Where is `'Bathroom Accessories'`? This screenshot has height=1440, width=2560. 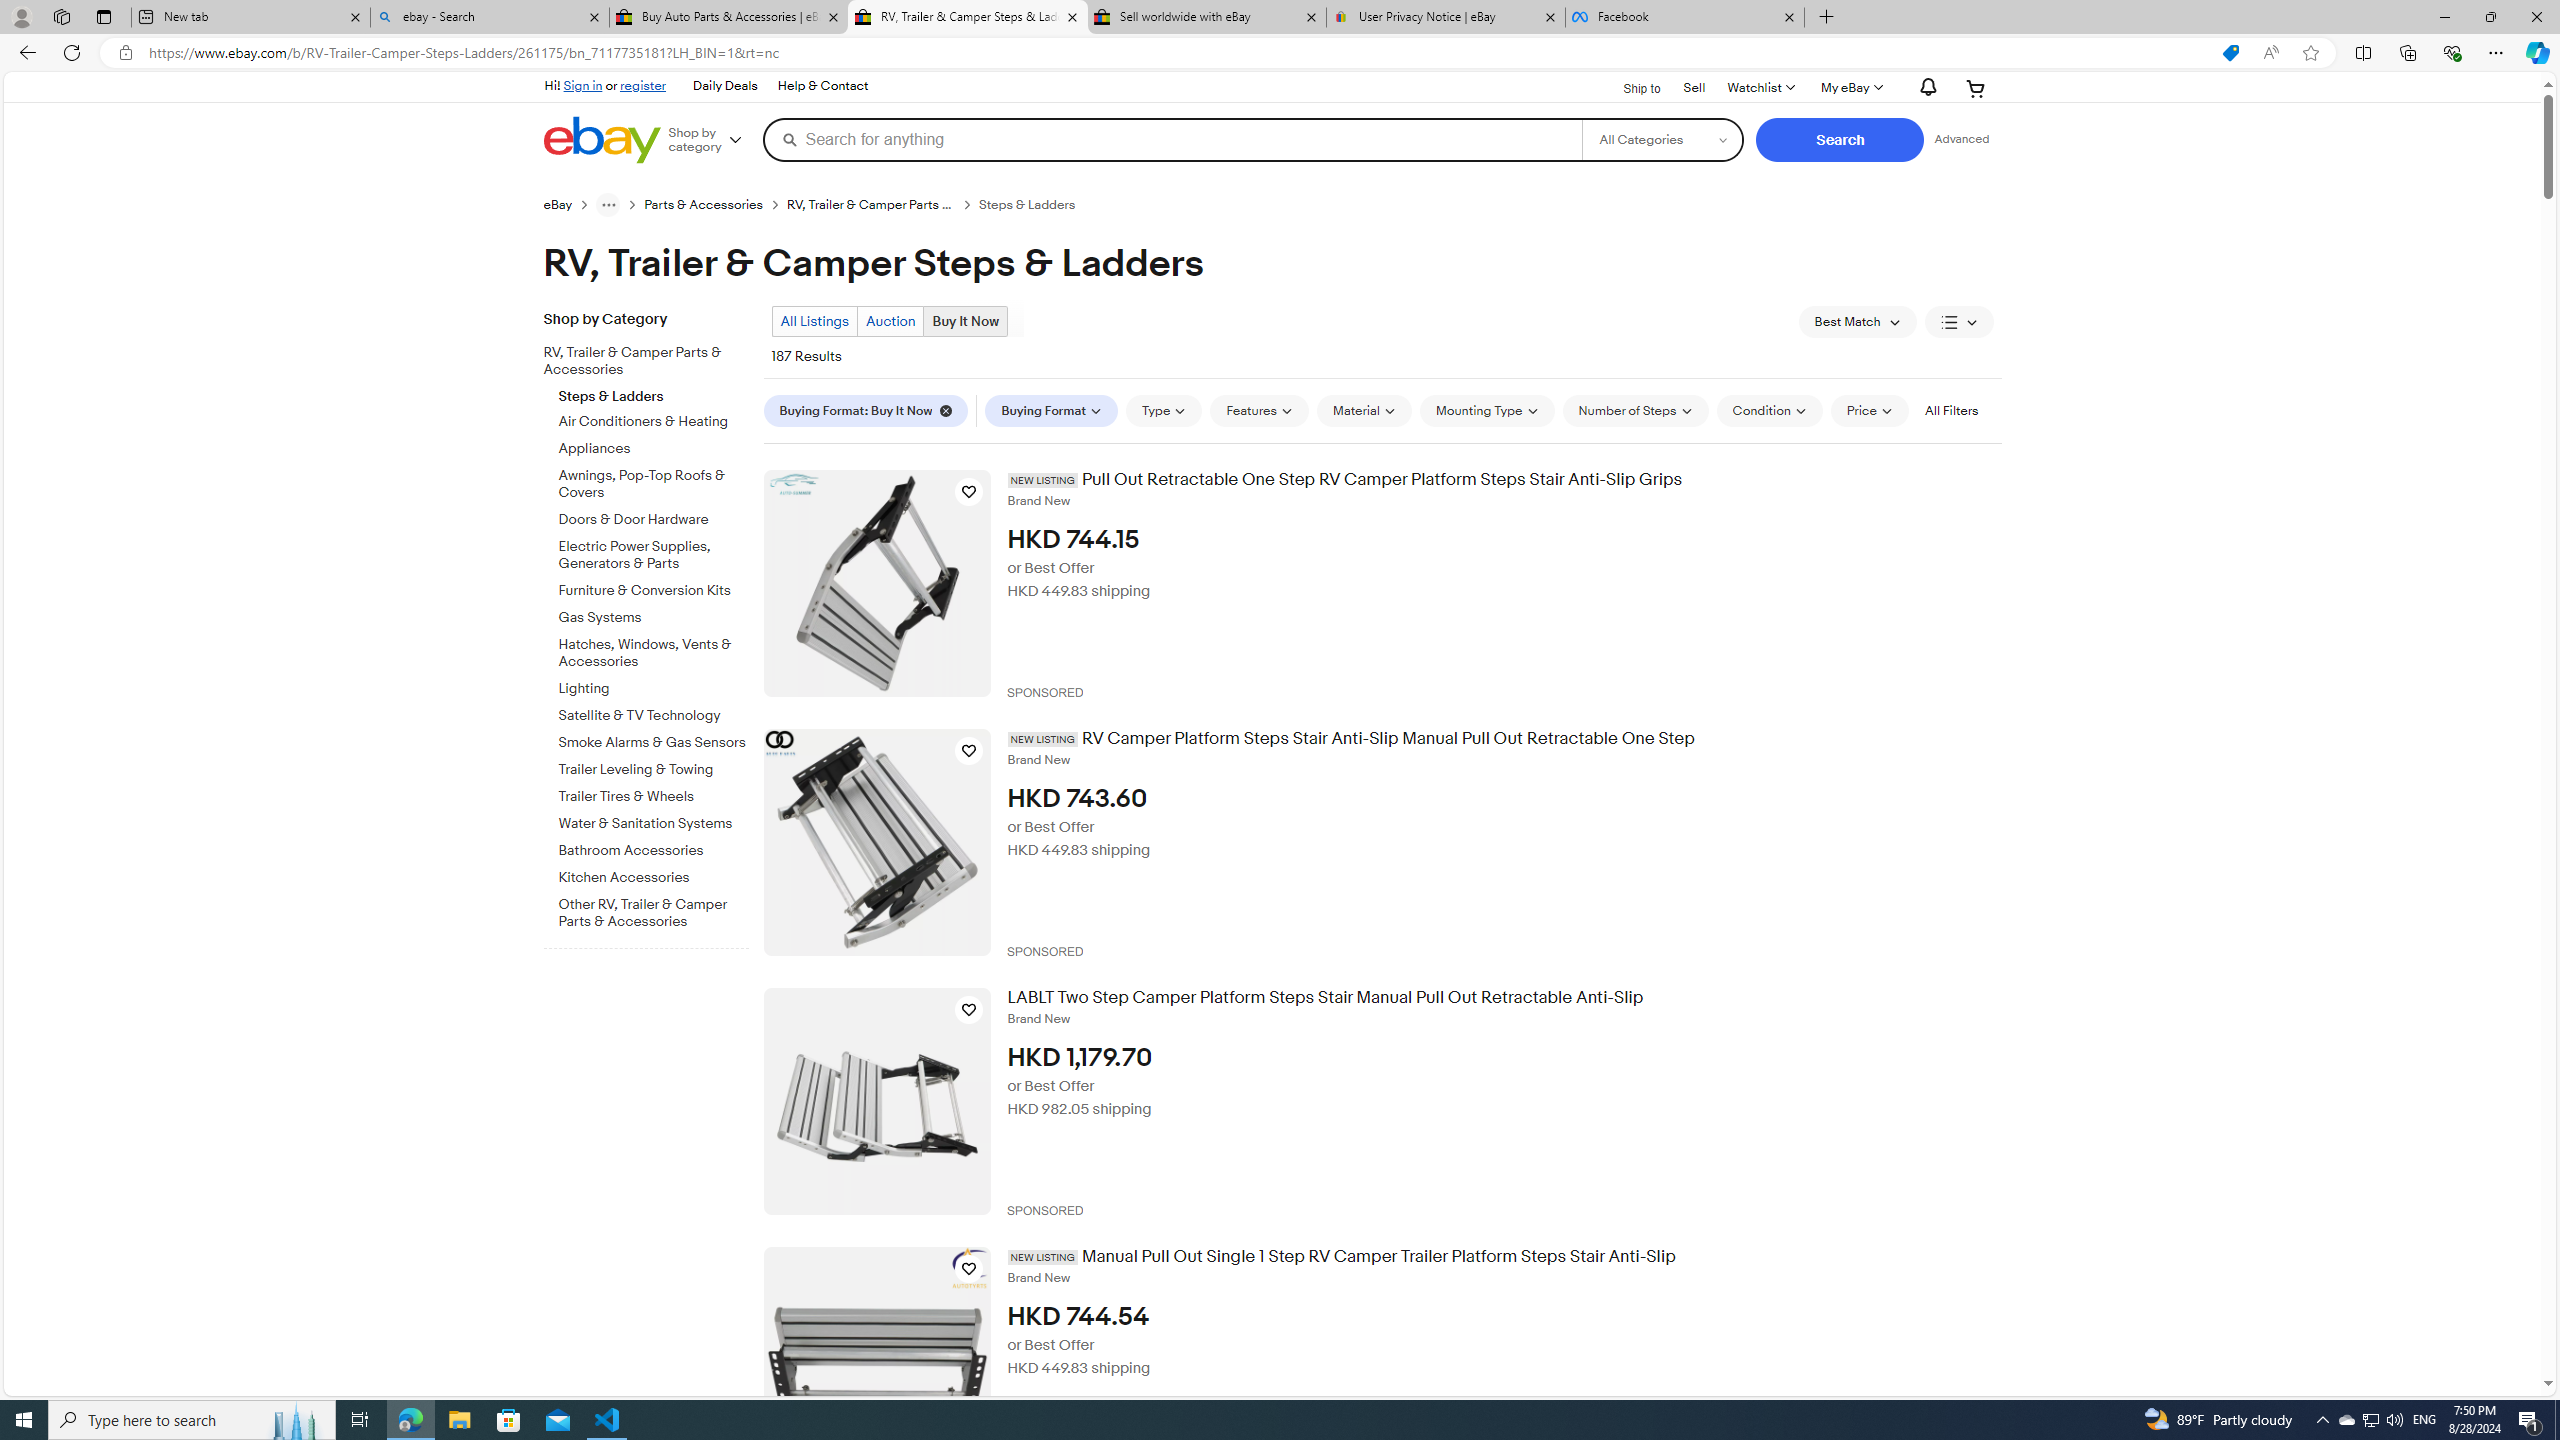 'Bathroom Accessories' is located at coordinates (653, 846).